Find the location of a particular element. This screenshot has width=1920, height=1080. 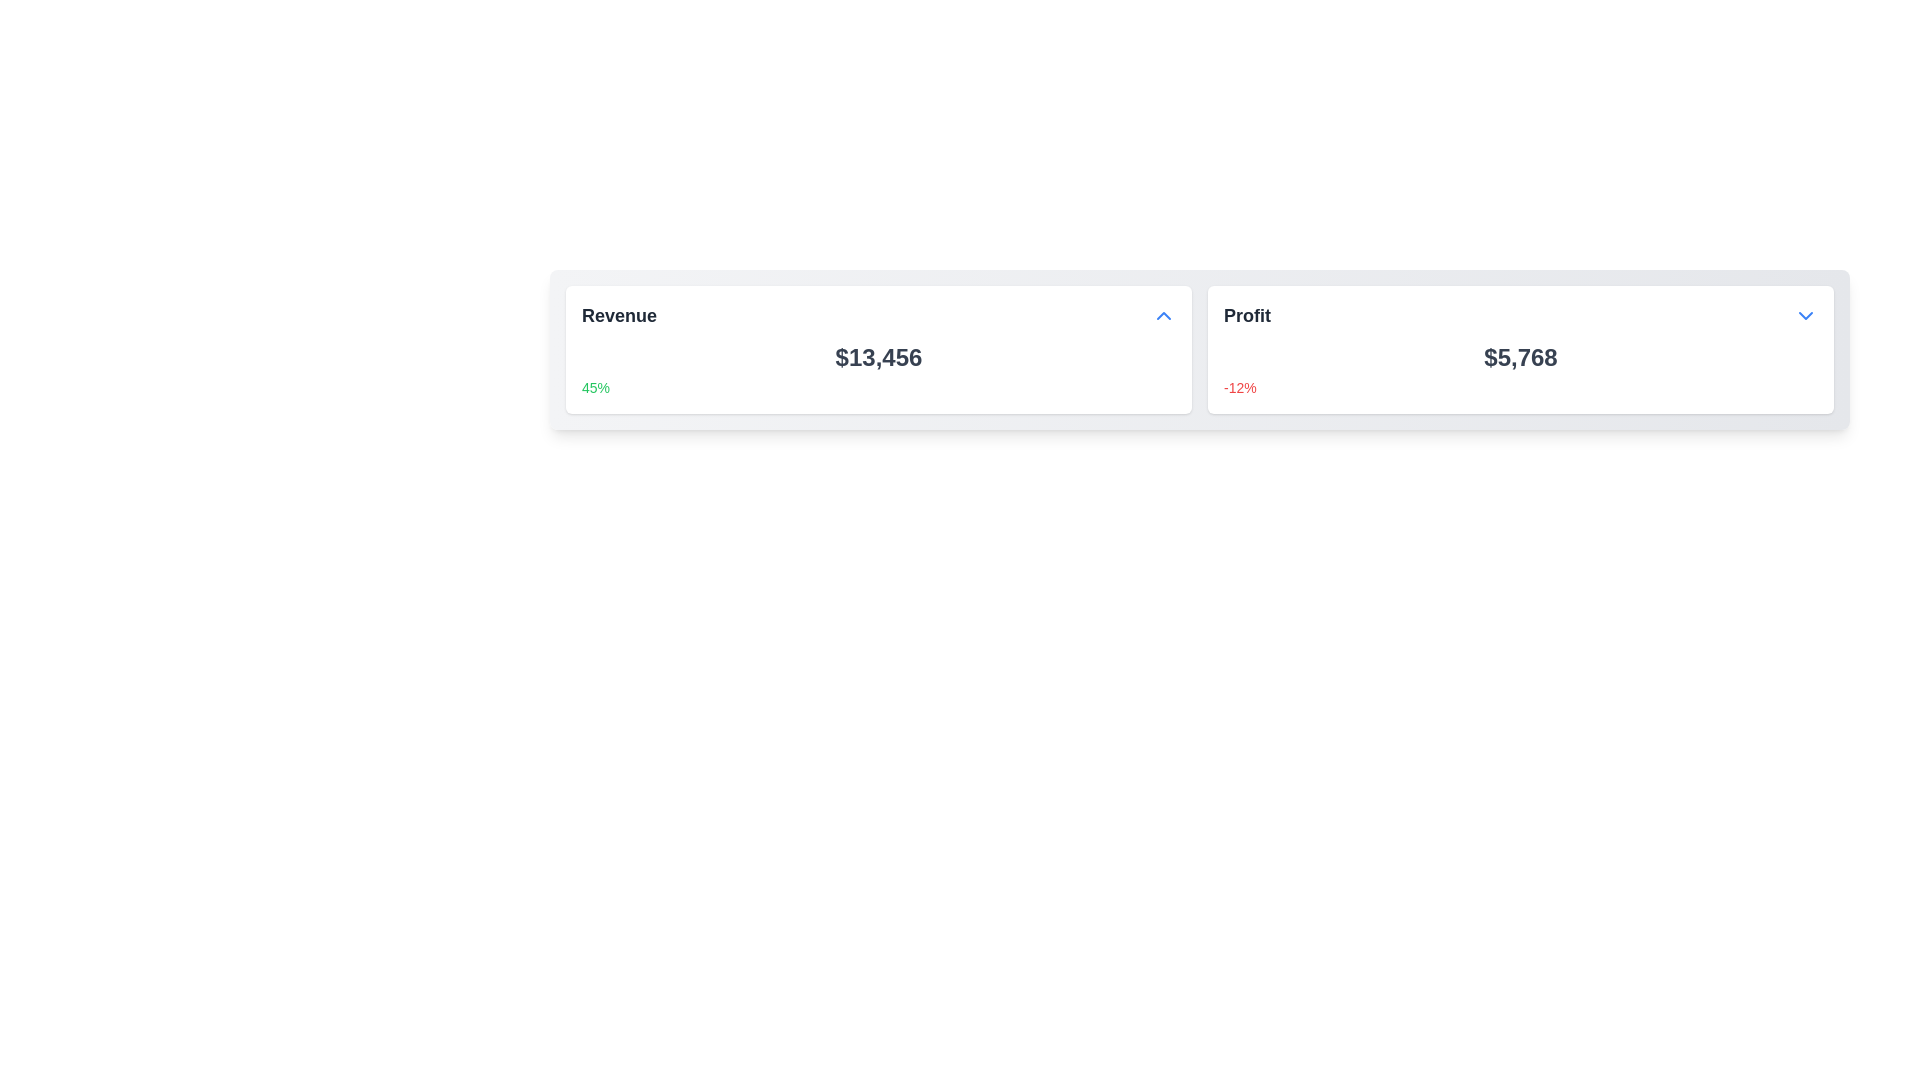

the upward-pointing chevron icon located at the far-right of the 'Revenue' section is located at coordinates (1163, 315).